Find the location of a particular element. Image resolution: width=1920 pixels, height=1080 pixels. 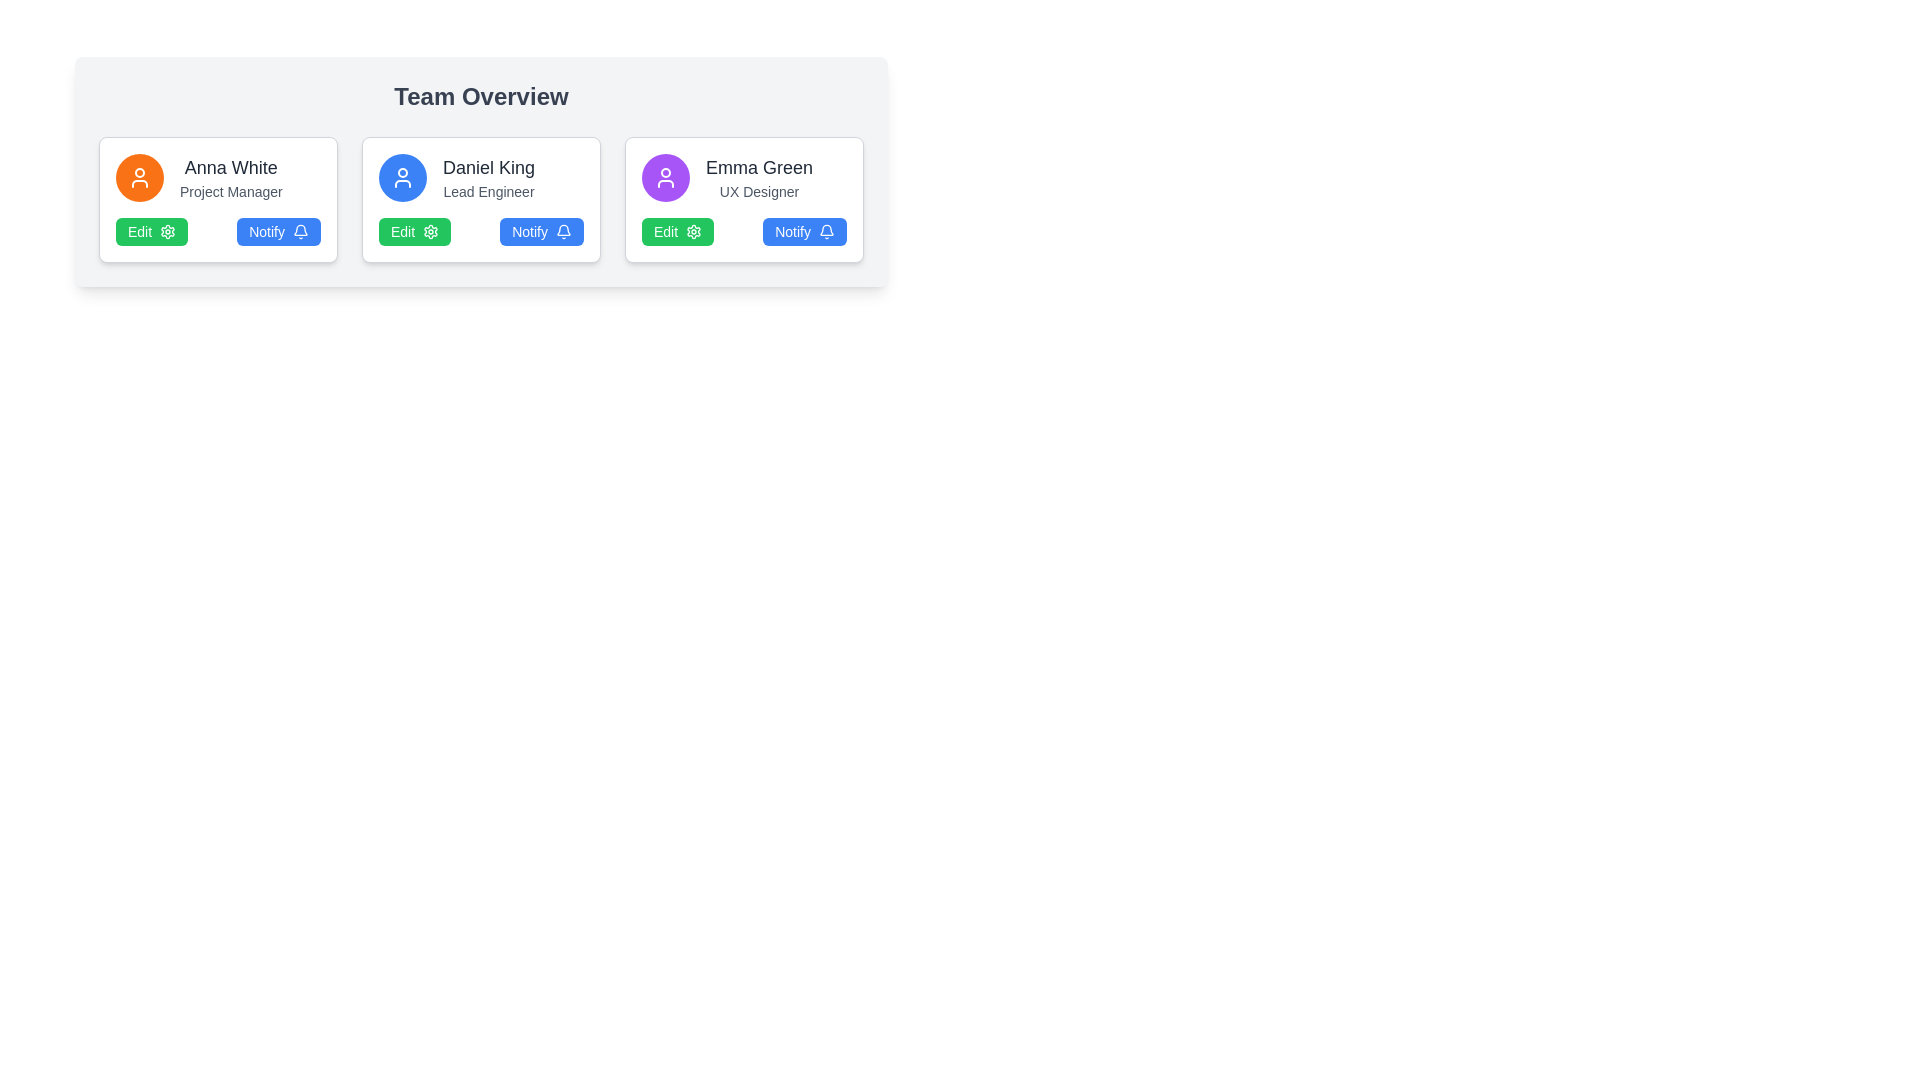

displayed name 'Emma Green' and the role 'UX Designer' from the profile section located in the third card under 'Team Overview' is located at coordinates (743, 176).